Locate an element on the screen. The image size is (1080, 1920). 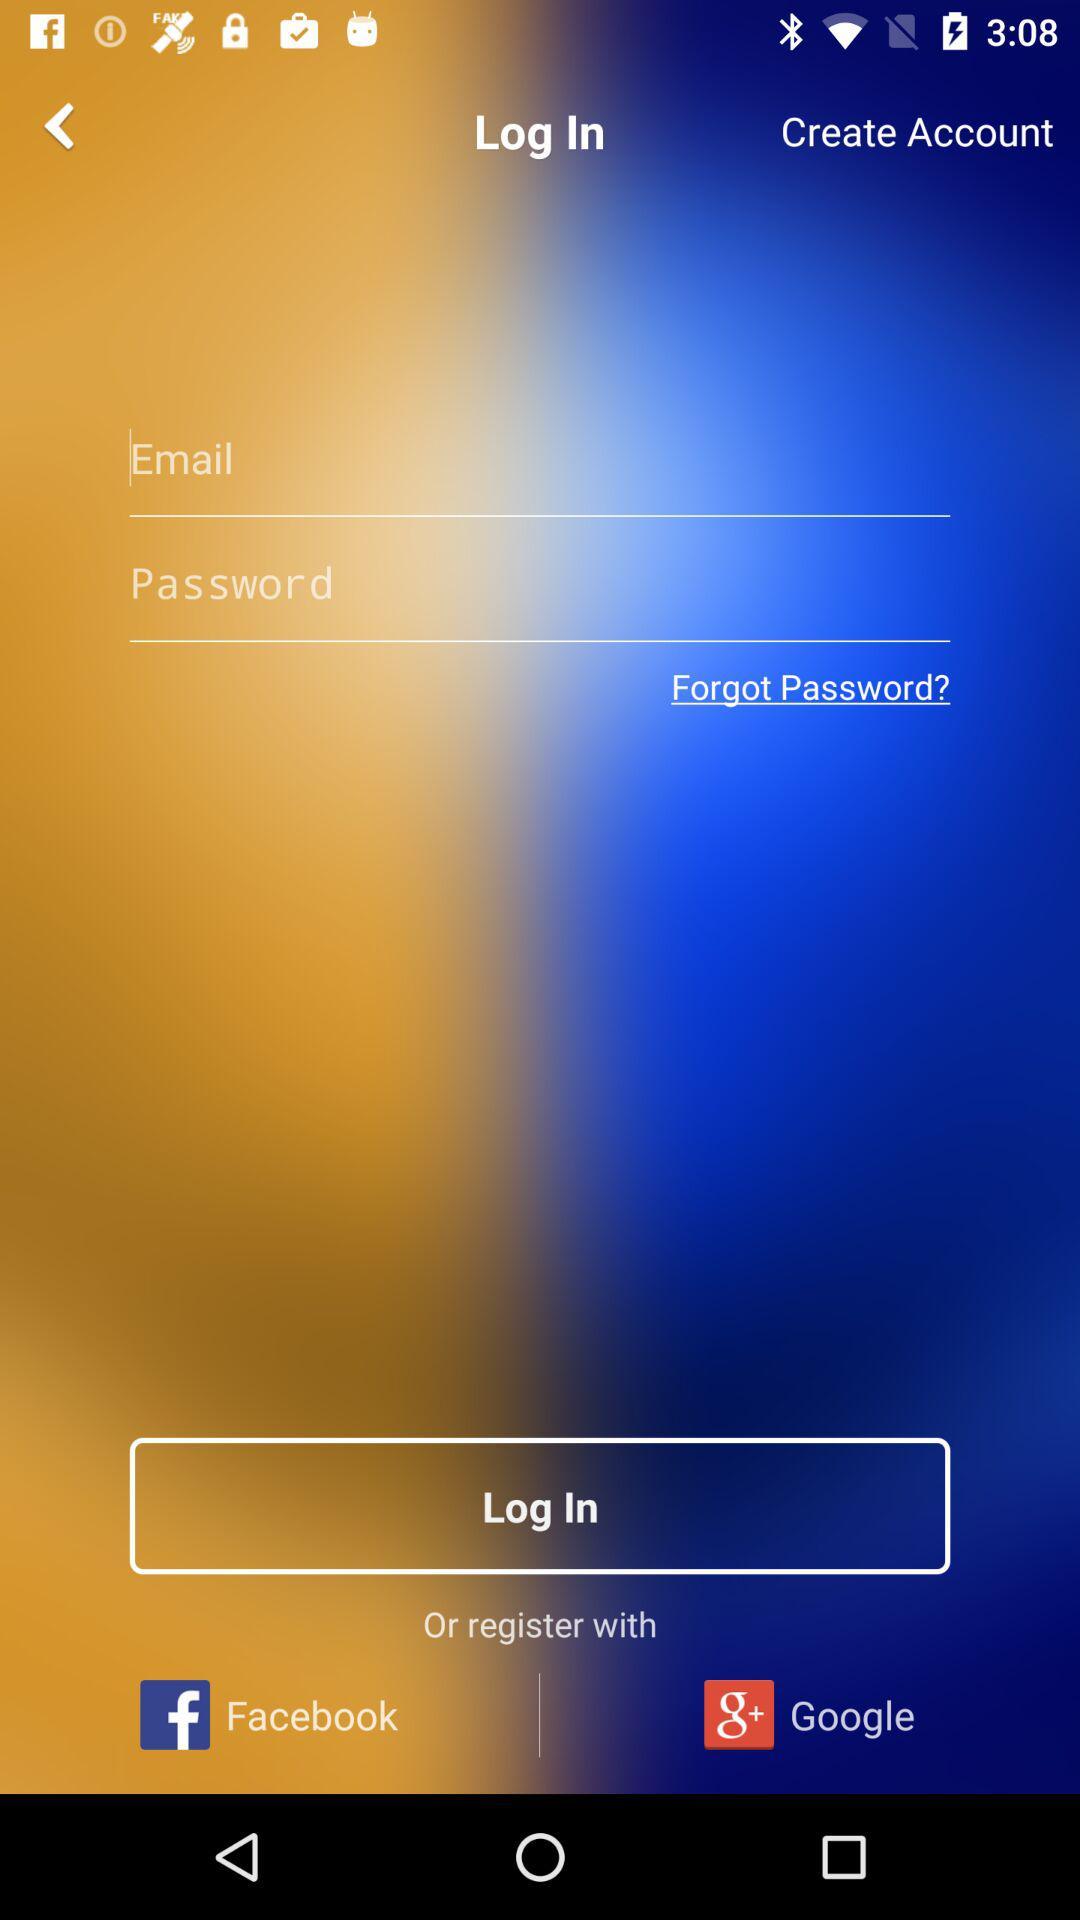
the forgot password? app is located at coordinates (810, 686).